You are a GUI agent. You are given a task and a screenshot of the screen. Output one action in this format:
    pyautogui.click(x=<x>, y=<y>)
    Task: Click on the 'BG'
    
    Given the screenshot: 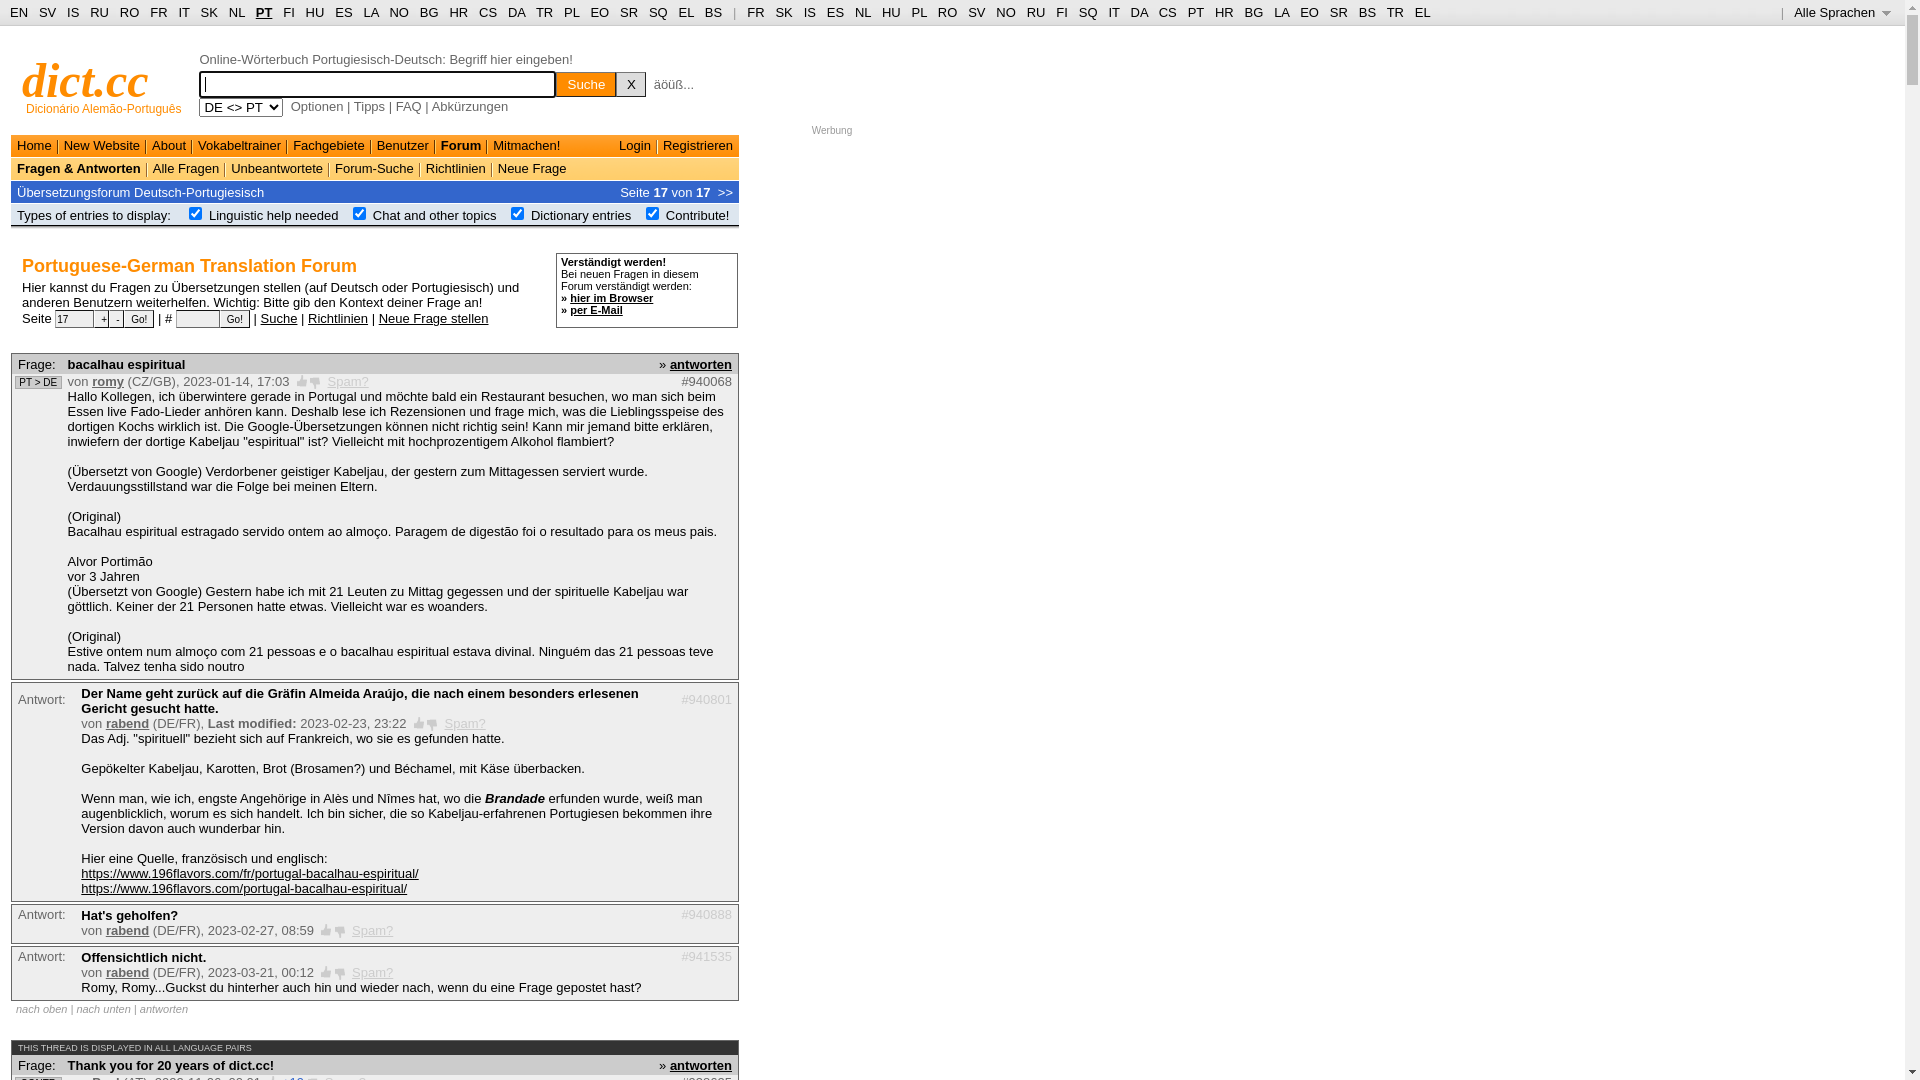 What is the action you would take?
    pyautogui.click(x=1252, y=12)
    